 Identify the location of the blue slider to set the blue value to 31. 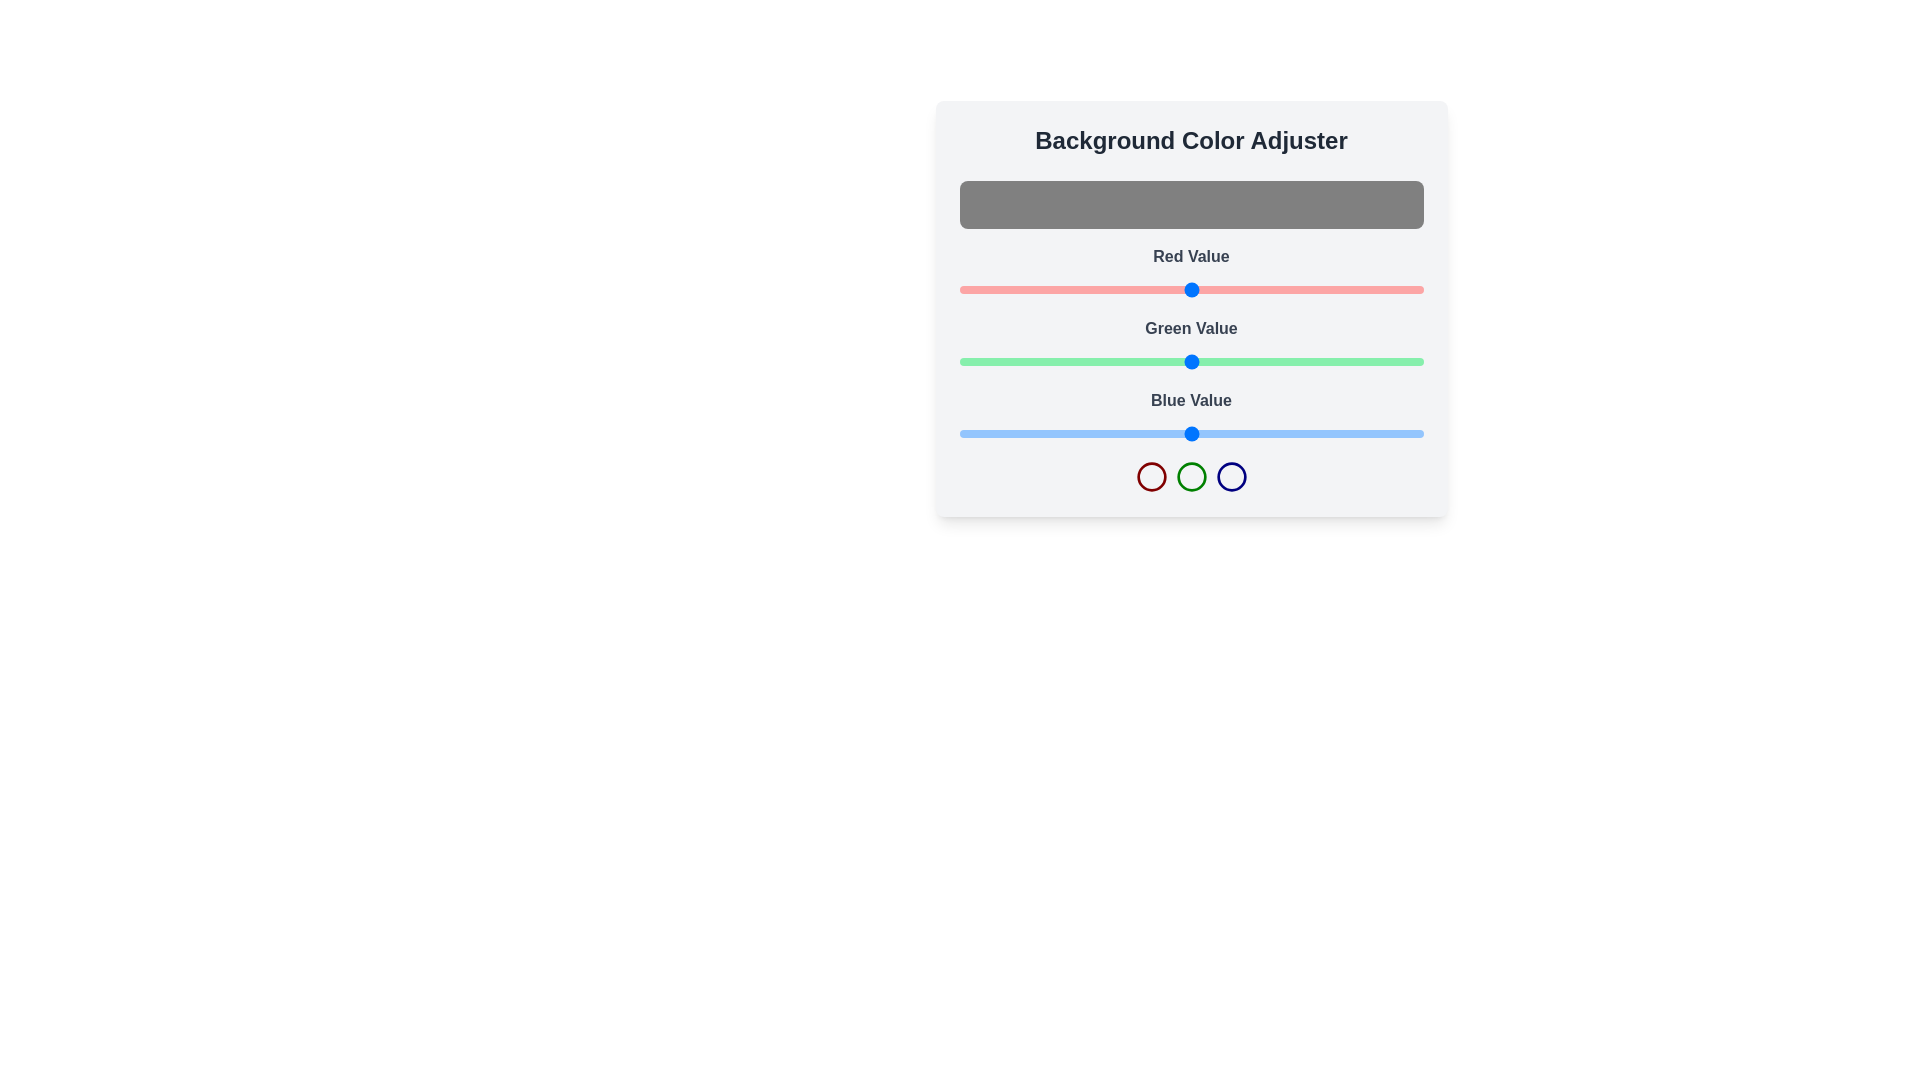
(1015, 433).